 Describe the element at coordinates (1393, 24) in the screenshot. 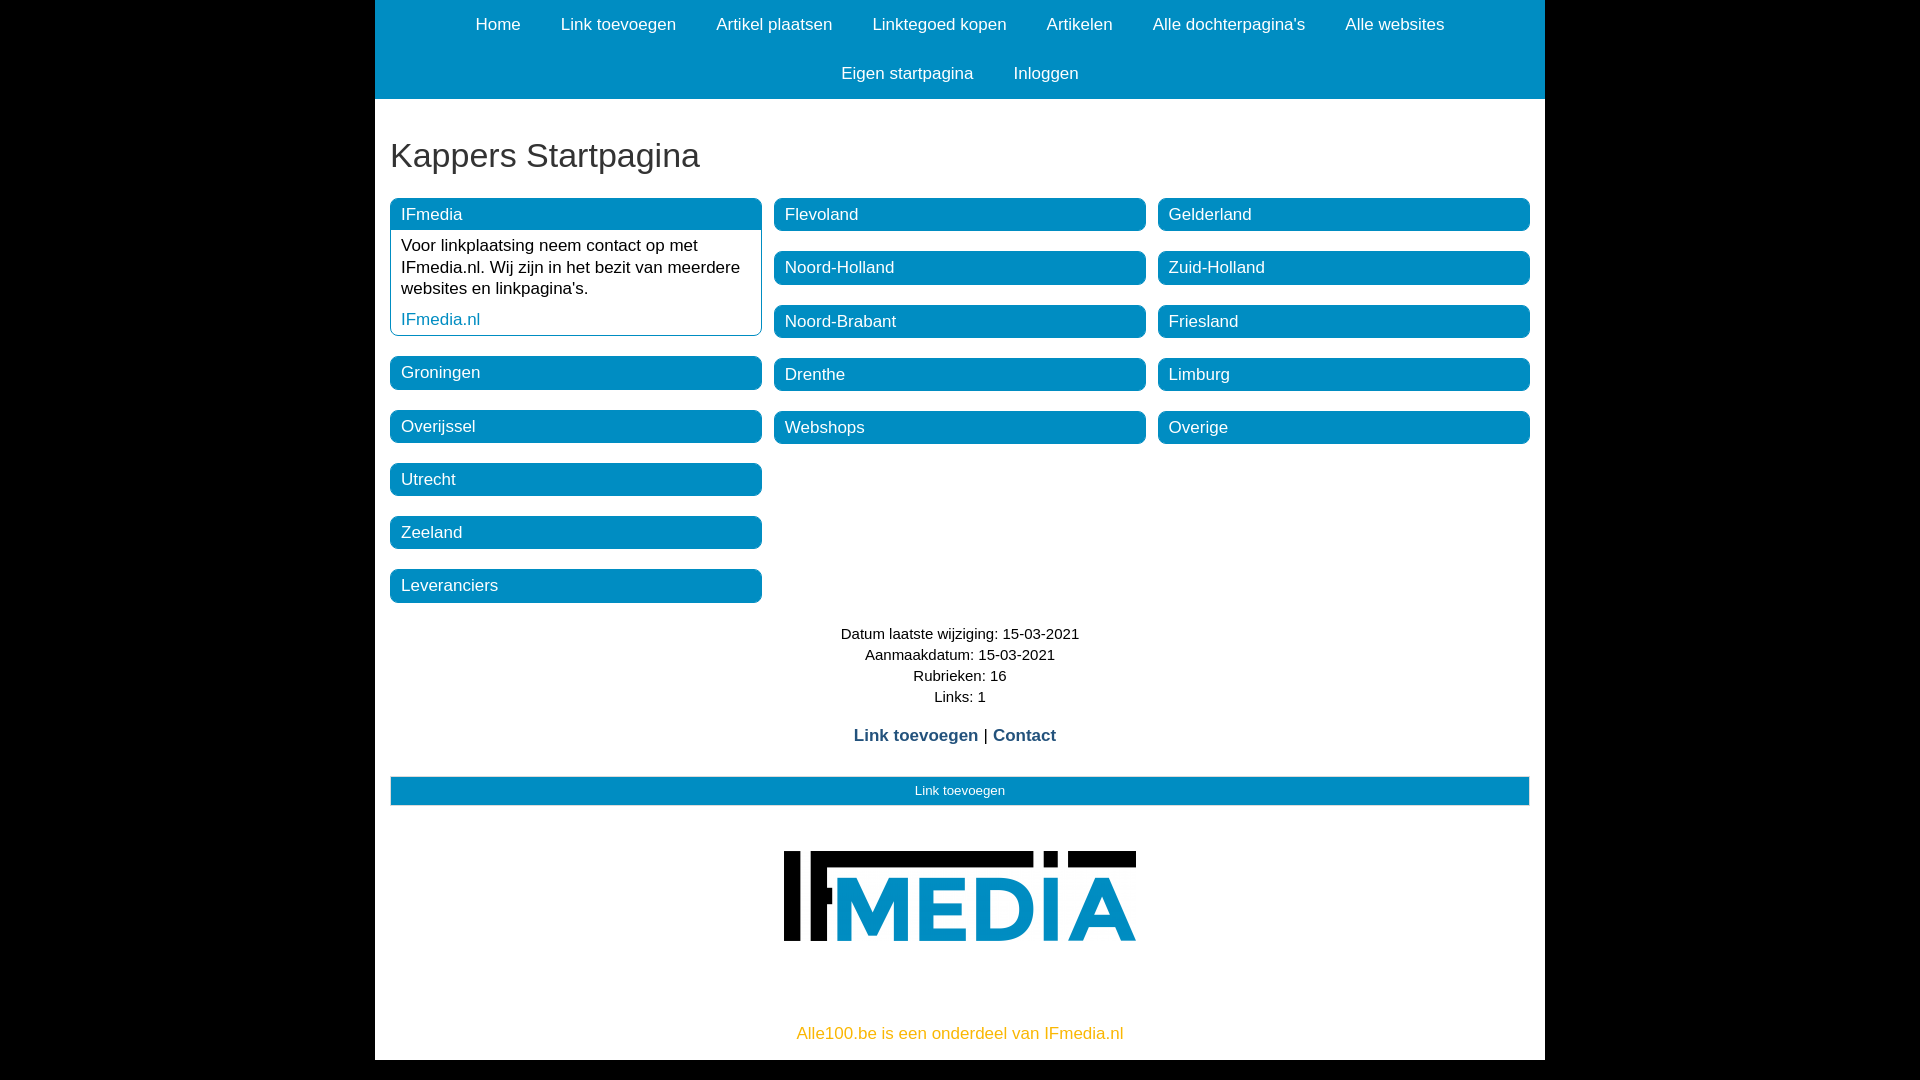

I see `'Alle websites'` at that location.